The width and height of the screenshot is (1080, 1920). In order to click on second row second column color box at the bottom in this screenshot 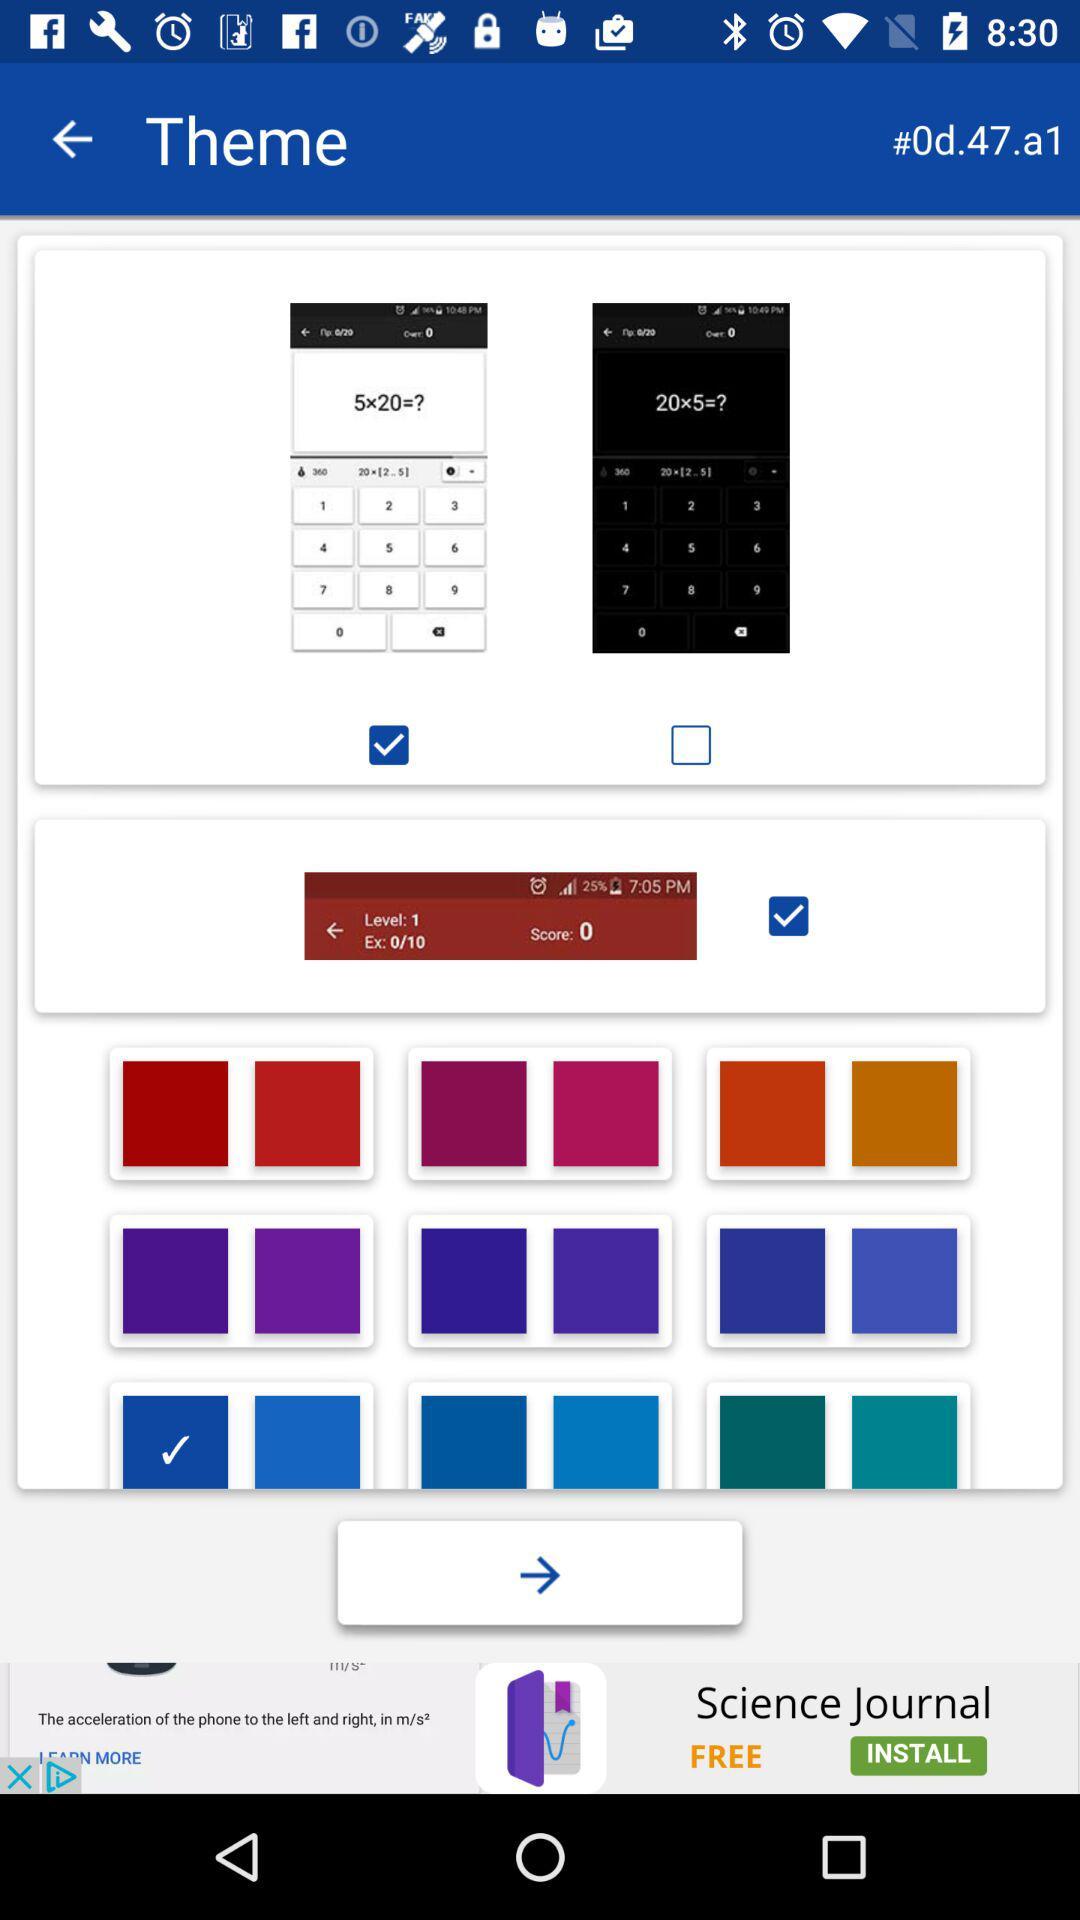, I will do `click(307, 1281)`.